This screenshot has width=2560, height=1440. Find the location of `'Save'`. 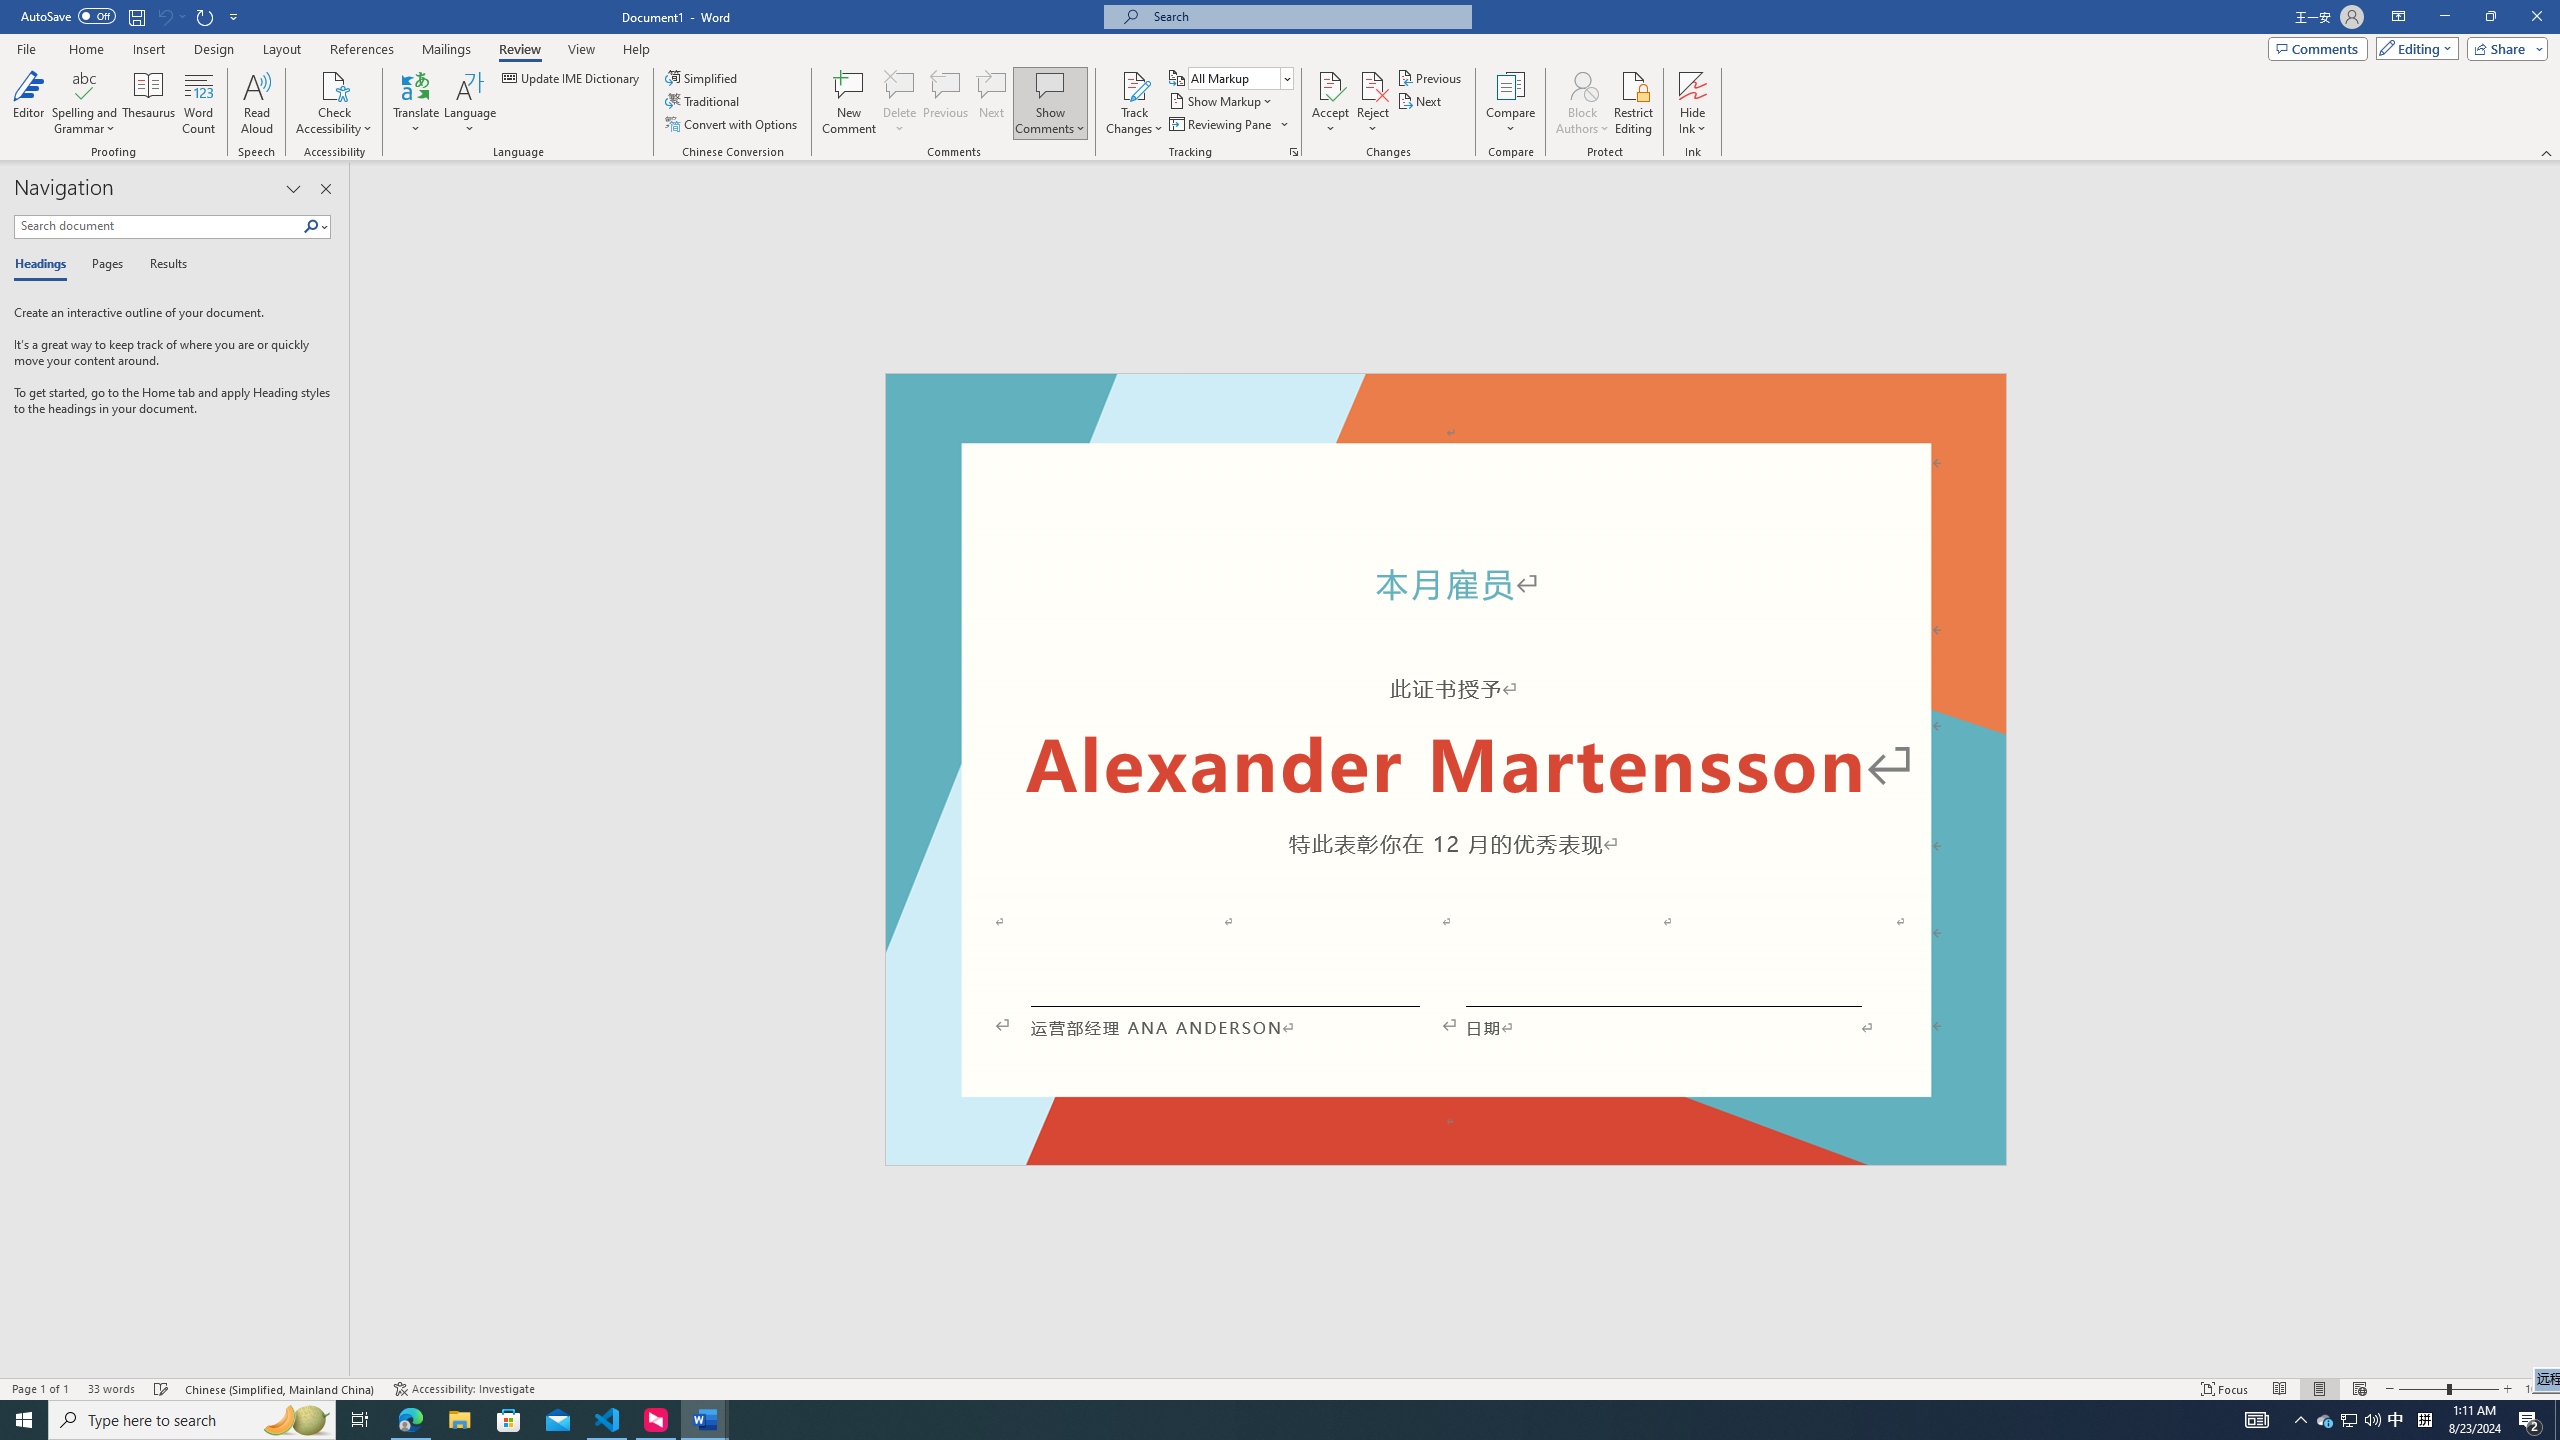

'Save' is located at coordinates (135, 15).